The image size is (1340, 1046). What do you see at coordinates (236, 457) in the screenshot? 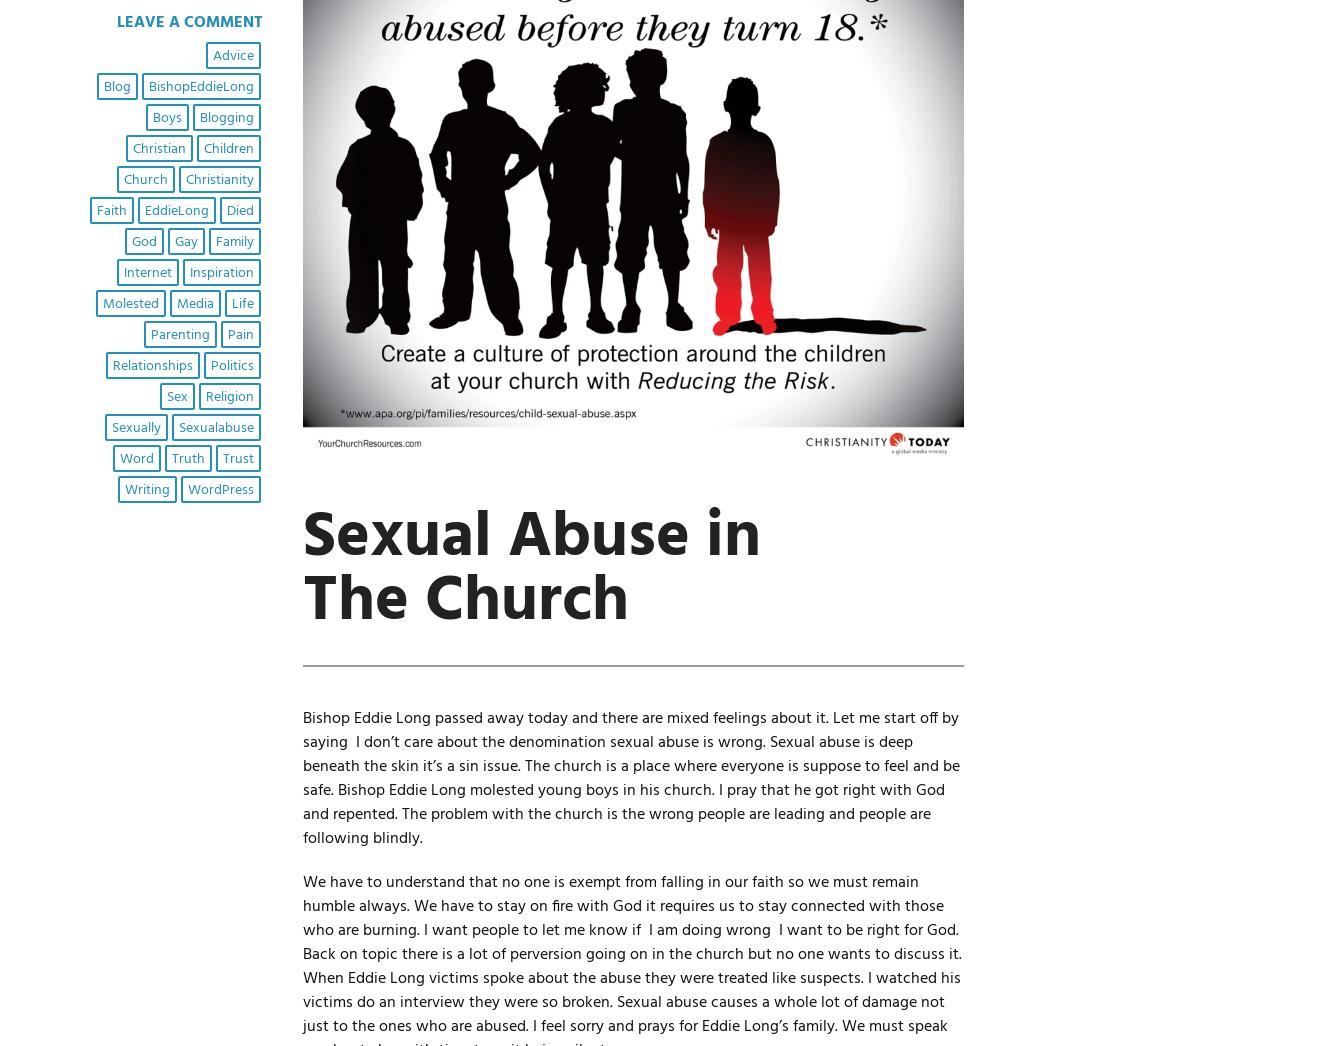
I see `'Trust'` at bounding box center [236, 457].